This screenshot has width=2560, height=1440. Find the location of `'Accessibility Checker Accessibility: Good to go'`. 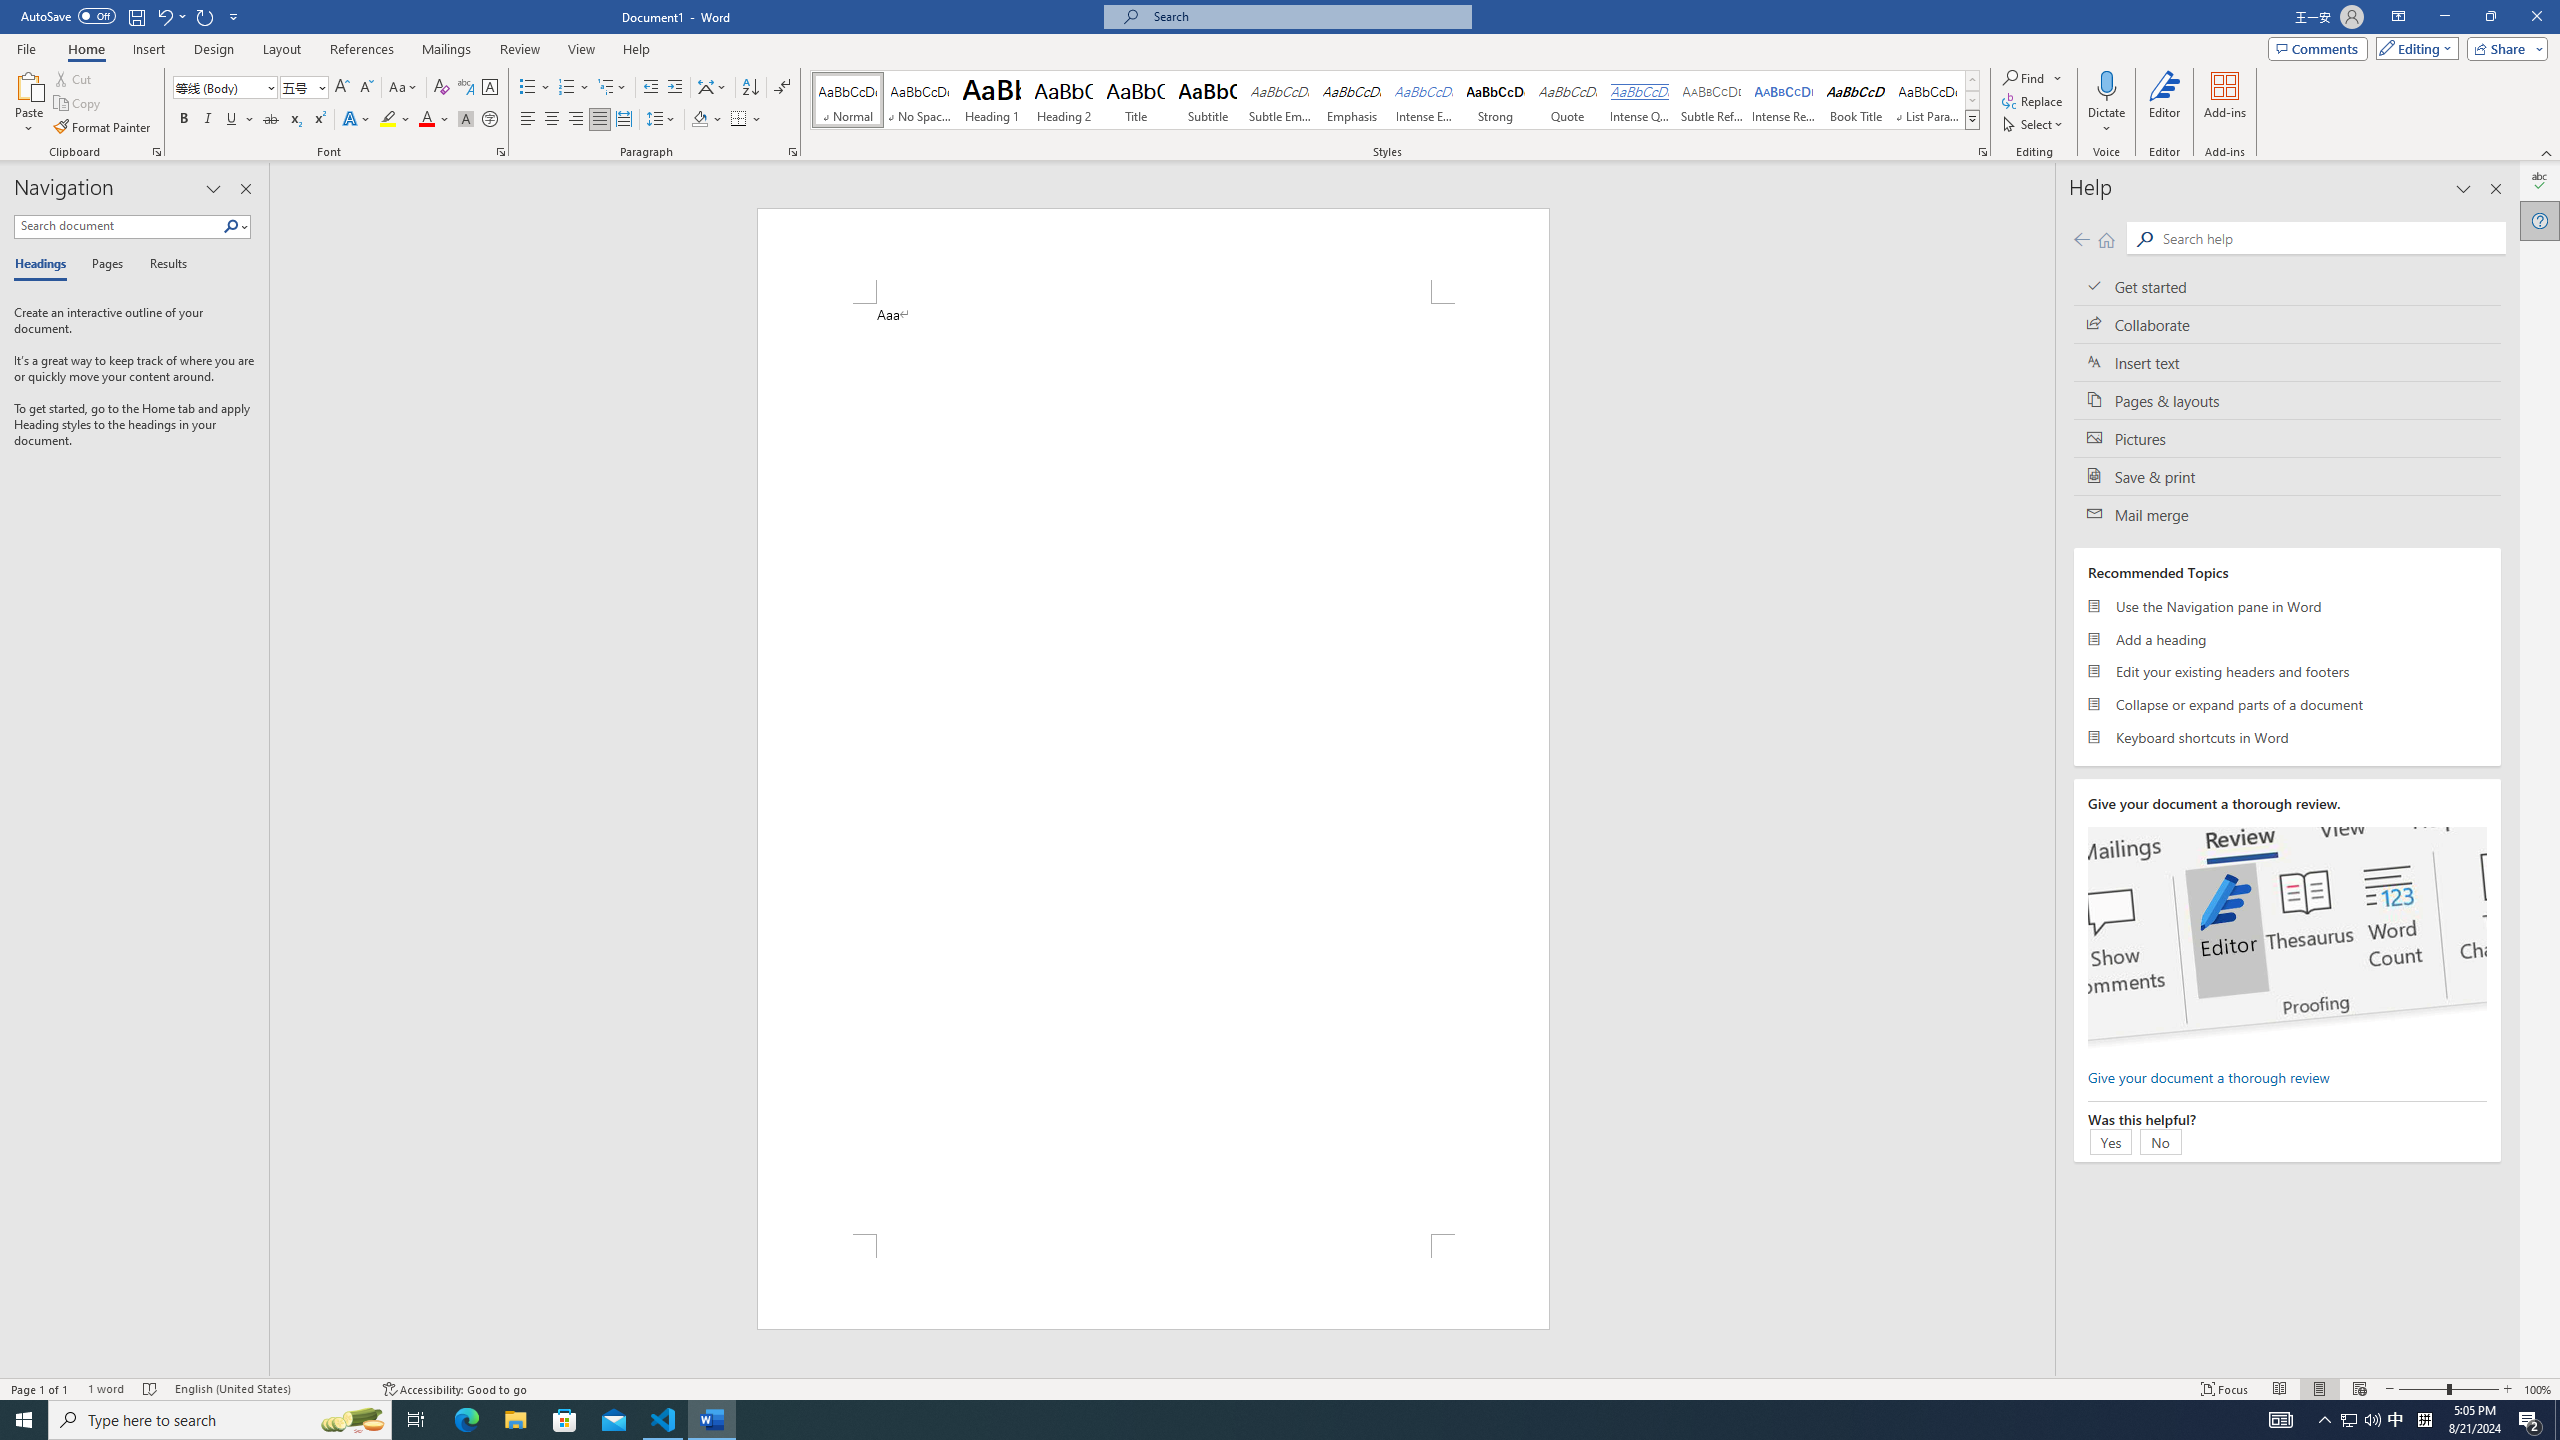

'Accessibility Checker Accessibility: Good to go' is located at coordinates (453, 1389).